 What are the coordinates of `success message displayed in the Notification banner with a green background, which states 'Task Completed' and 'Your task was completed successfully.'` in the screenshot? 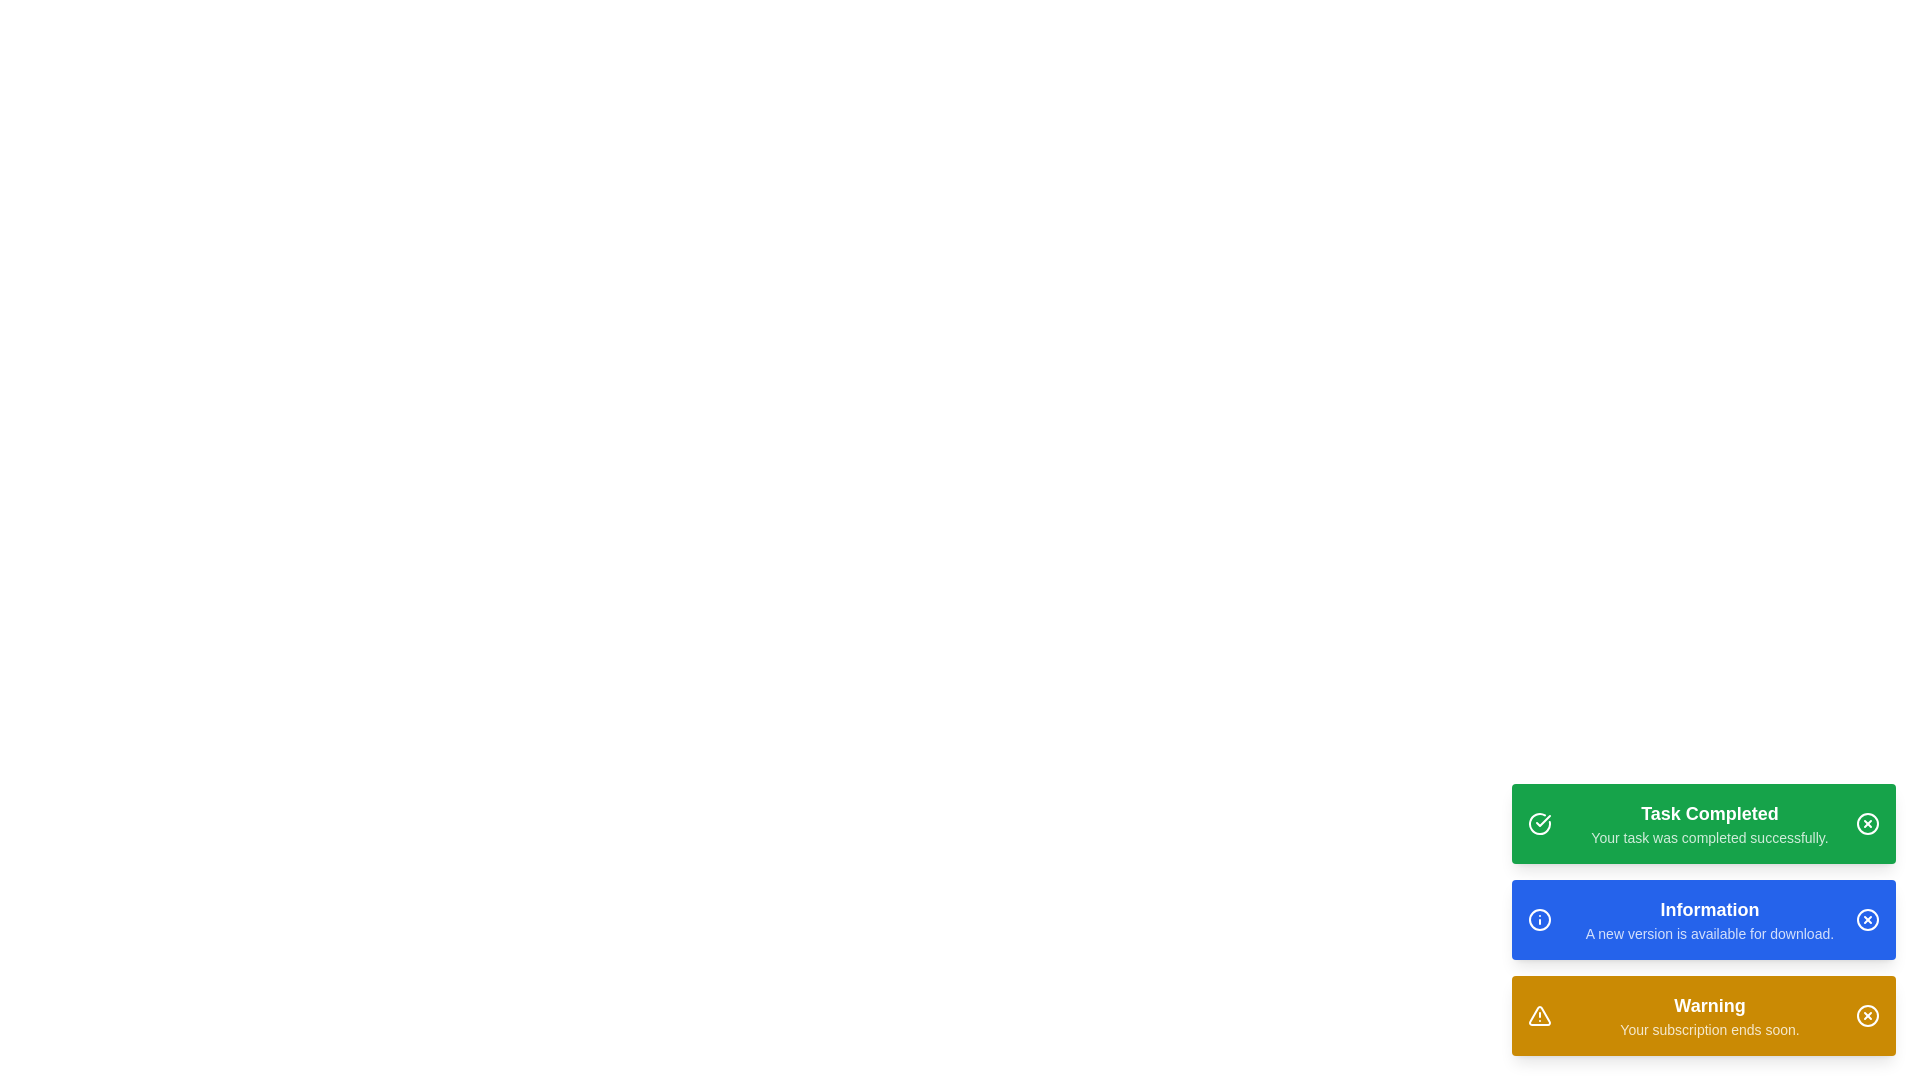 It's located at (1708, 824).